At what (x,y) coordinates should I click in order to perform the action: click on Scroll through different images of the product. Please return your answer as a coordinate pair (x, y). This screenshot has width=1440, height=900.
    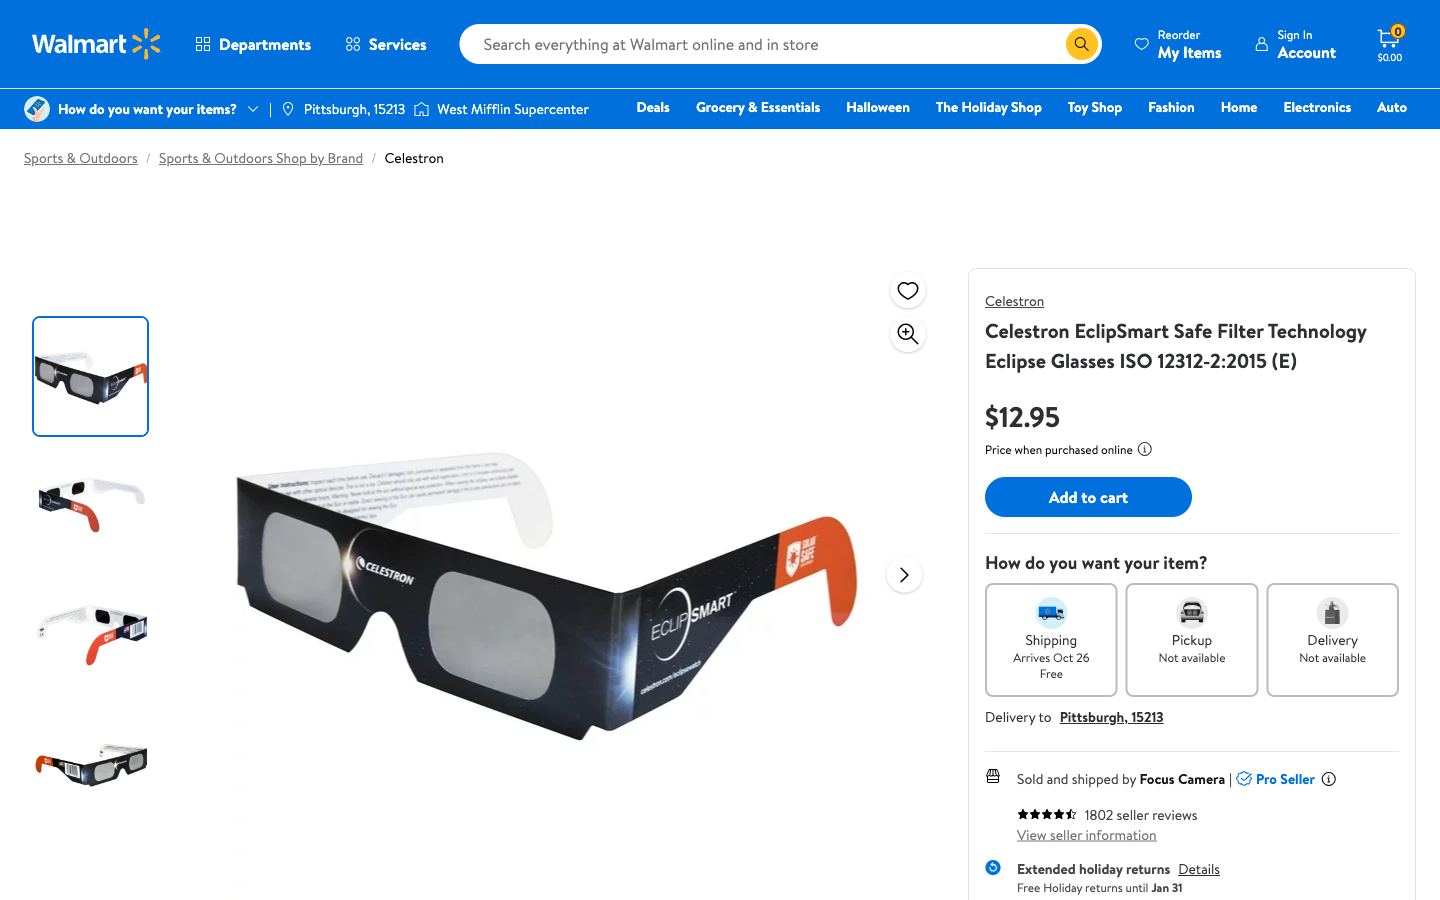
    Looking at the image, I should click on (904, 574).